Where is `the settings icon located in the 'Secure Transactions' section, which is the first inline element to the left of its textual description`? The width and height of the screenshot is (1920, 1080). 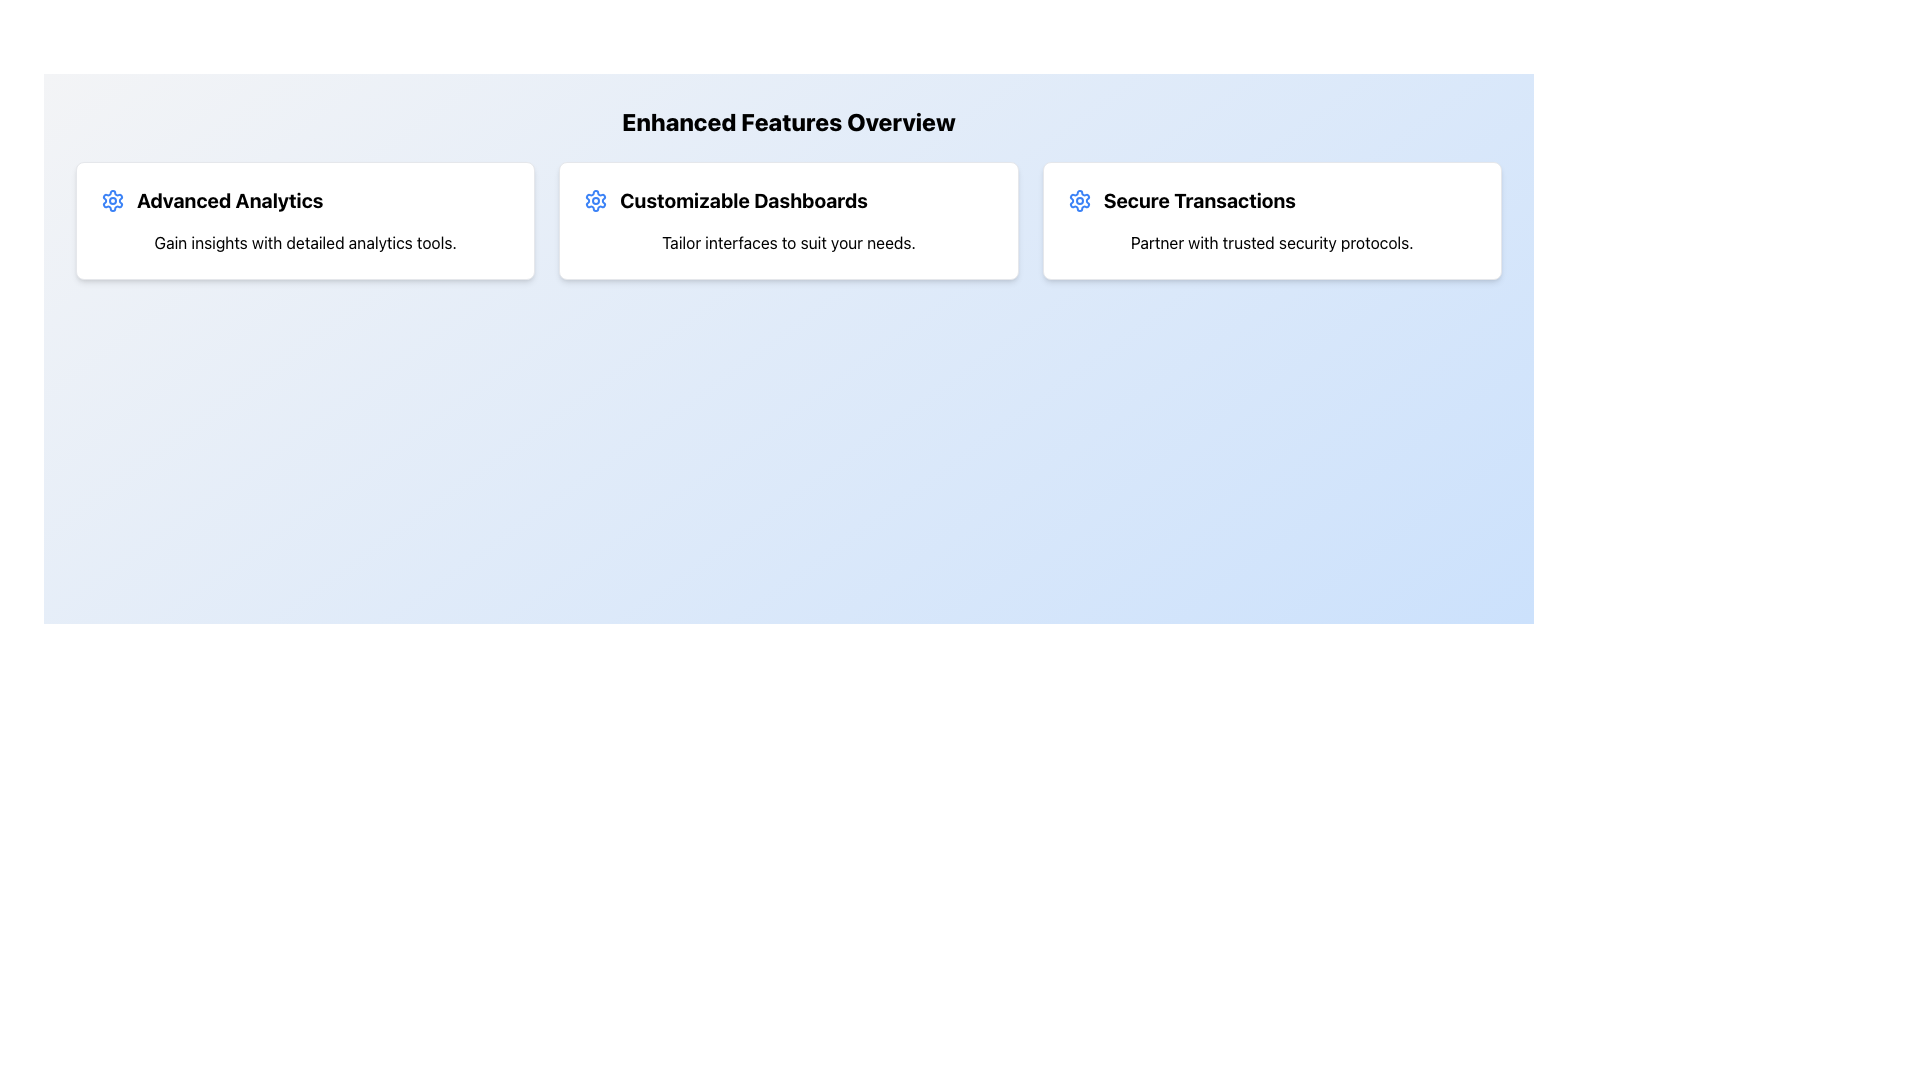 the settings icon located in the 'Secure Transactions' section, which is the first inline element to the left of its textual description is located at coordinates (1078, 200).